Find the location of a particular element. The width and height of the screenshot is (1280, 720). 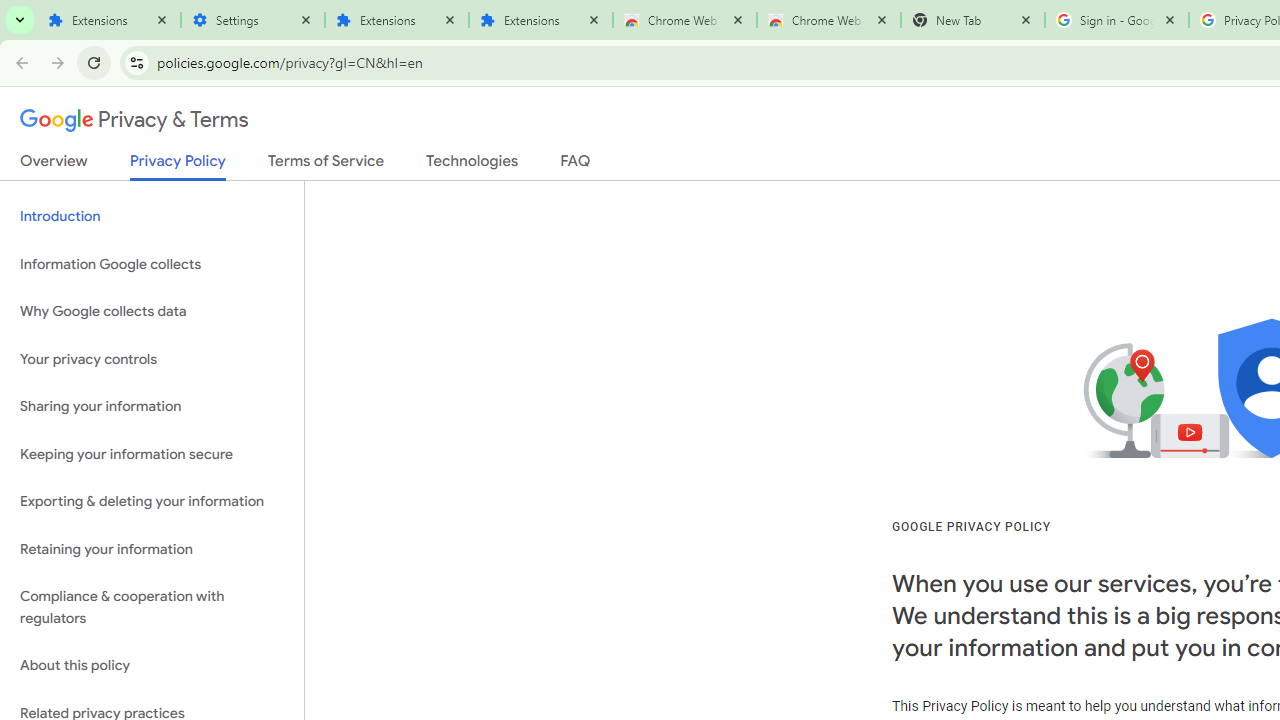

'Chrome Web Store - Themes' is located at coordinates (828, 20).